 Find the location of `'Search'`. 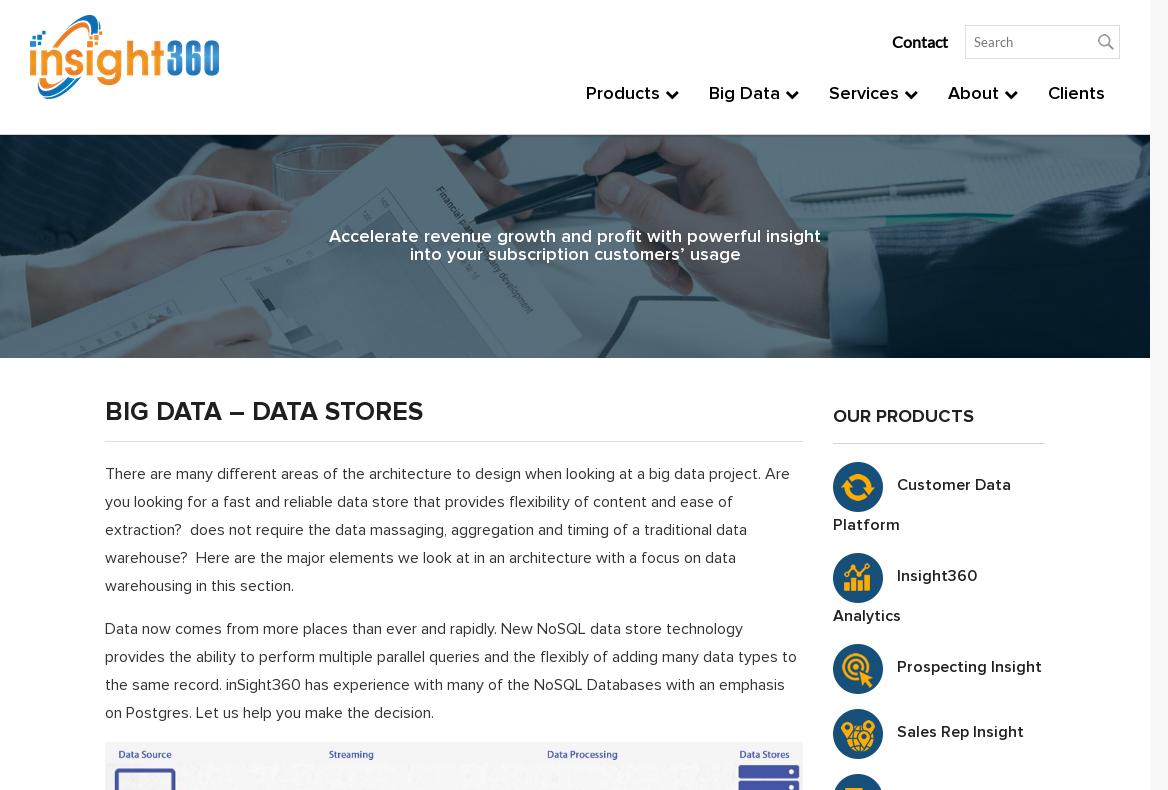

'Search' is located at coordinates (828, 475).